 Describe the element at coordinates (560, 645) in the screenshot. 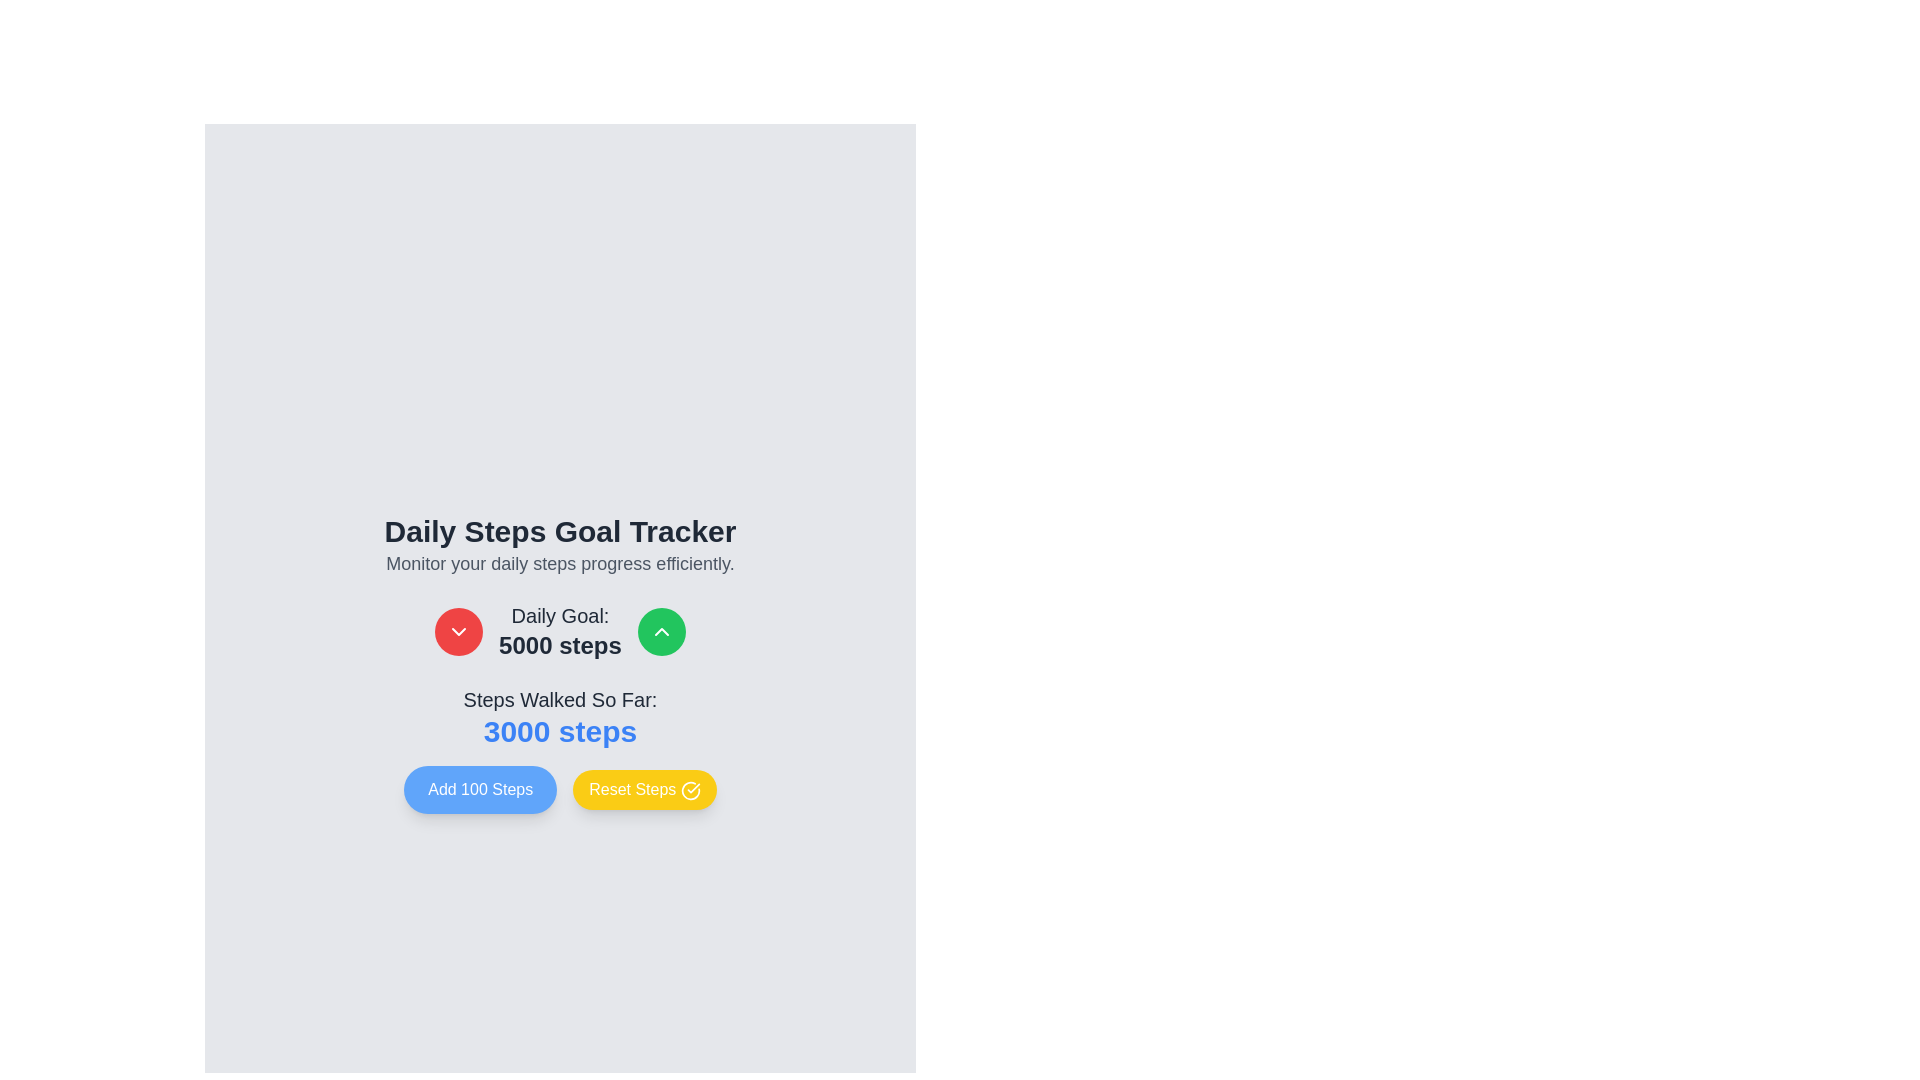

I see `the Static Text displaying the current daily step goal value, which is centrally located below the label 'Daily Goal:' and between circular arrow buttons` at that location.